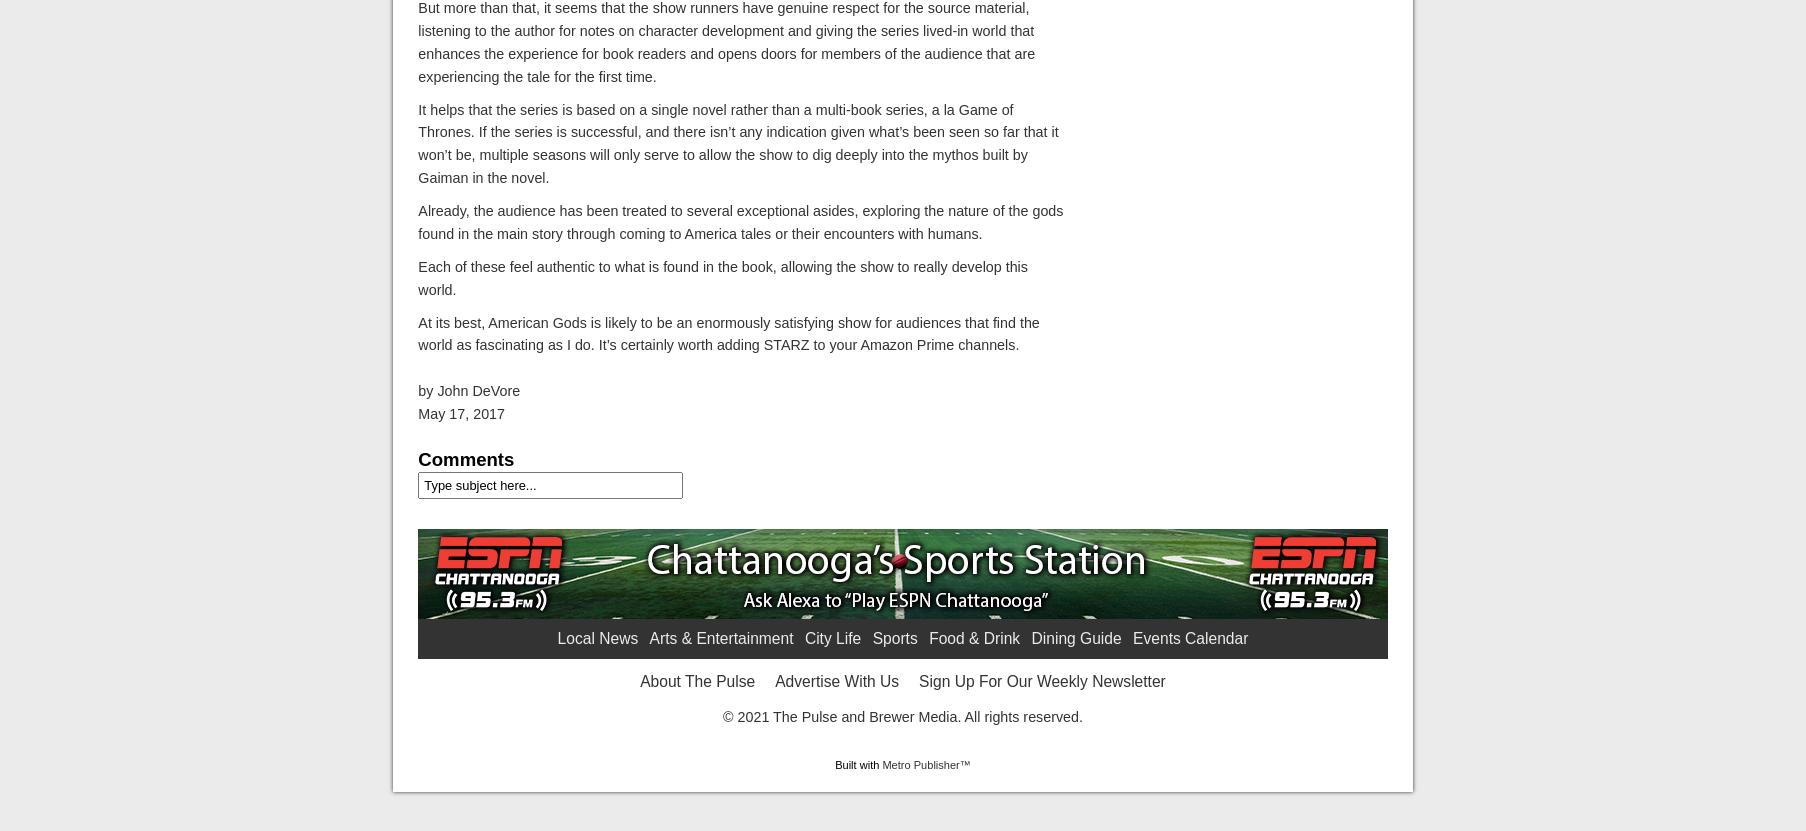 The image size is (1806, 831). What do you see at coordinates (1041, 680) in the screenshot?
I see `'Sign Up For Our Weekly Newsletter'` at bounding box center [1041, 680].